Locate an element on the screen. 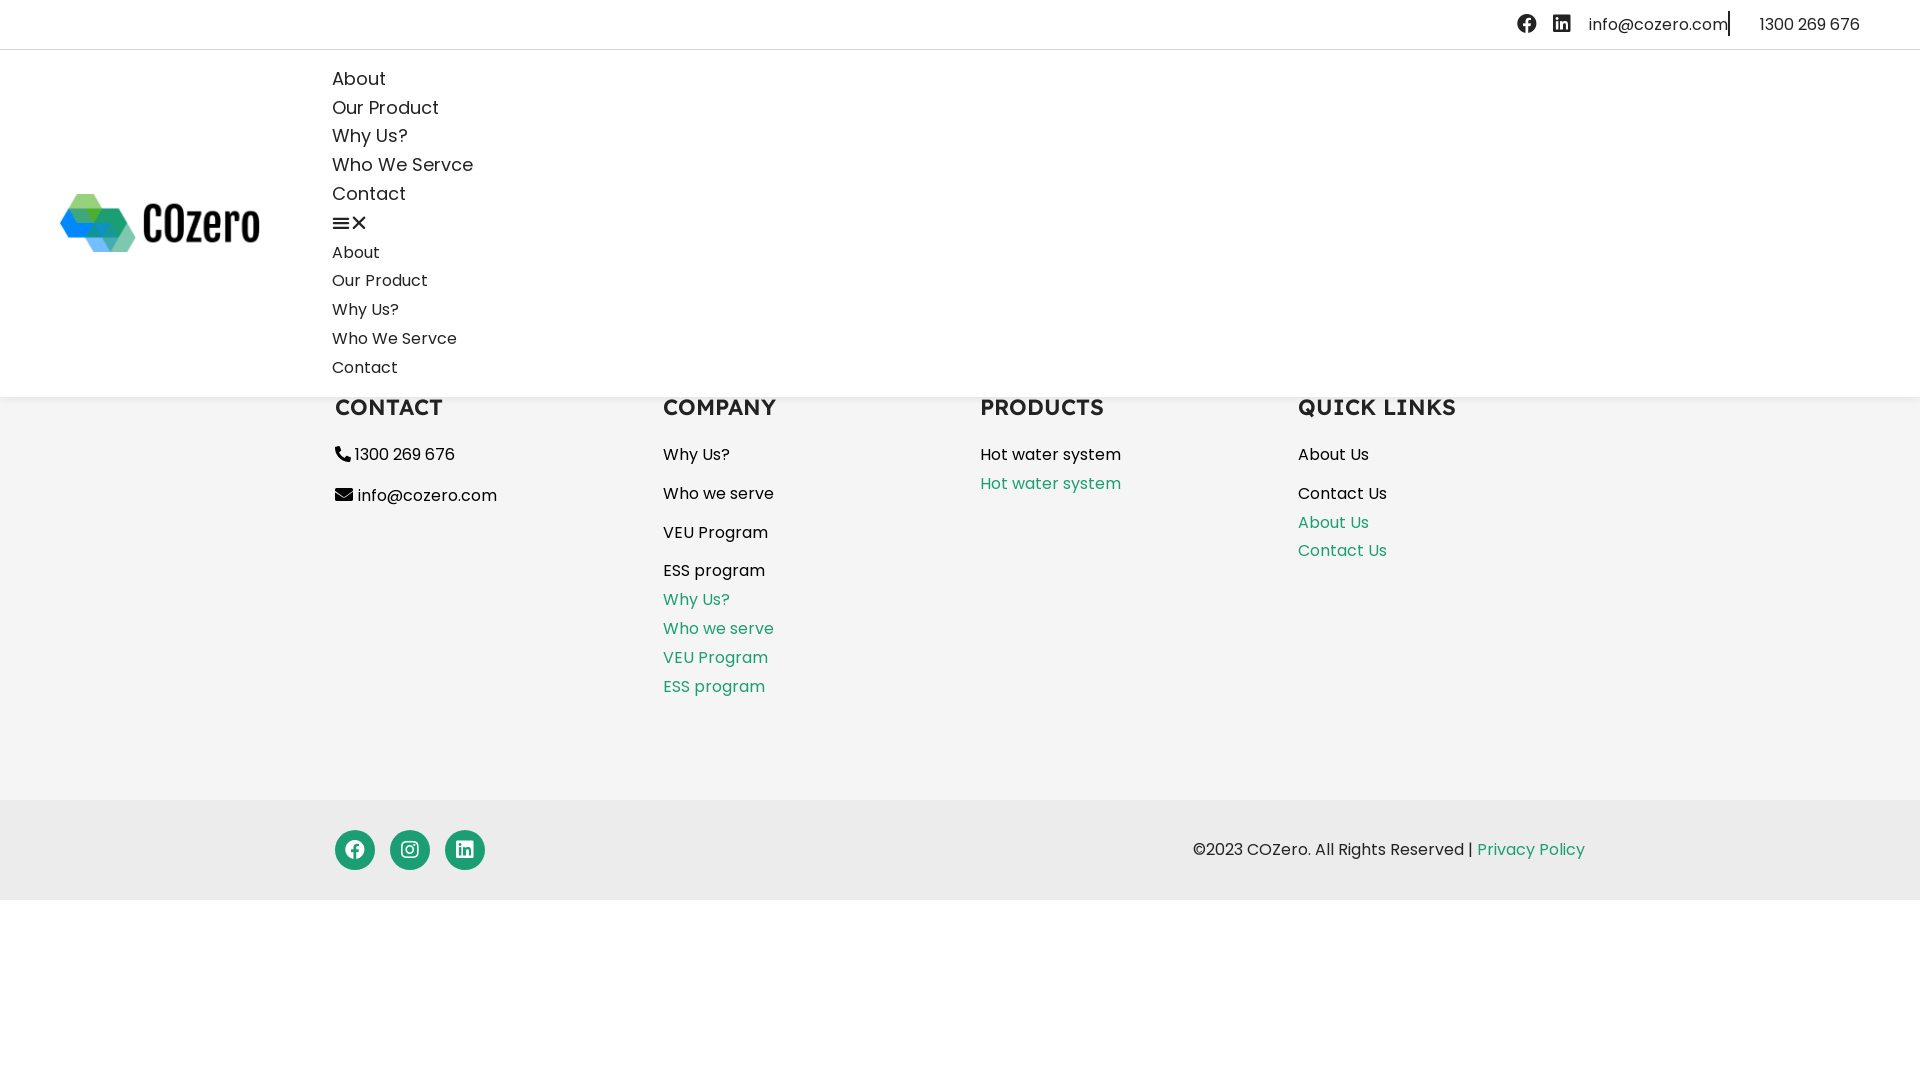 The width and height of the screenshot is (1920, 1080). 'Why Us?' is located at coordinates (331, 135).